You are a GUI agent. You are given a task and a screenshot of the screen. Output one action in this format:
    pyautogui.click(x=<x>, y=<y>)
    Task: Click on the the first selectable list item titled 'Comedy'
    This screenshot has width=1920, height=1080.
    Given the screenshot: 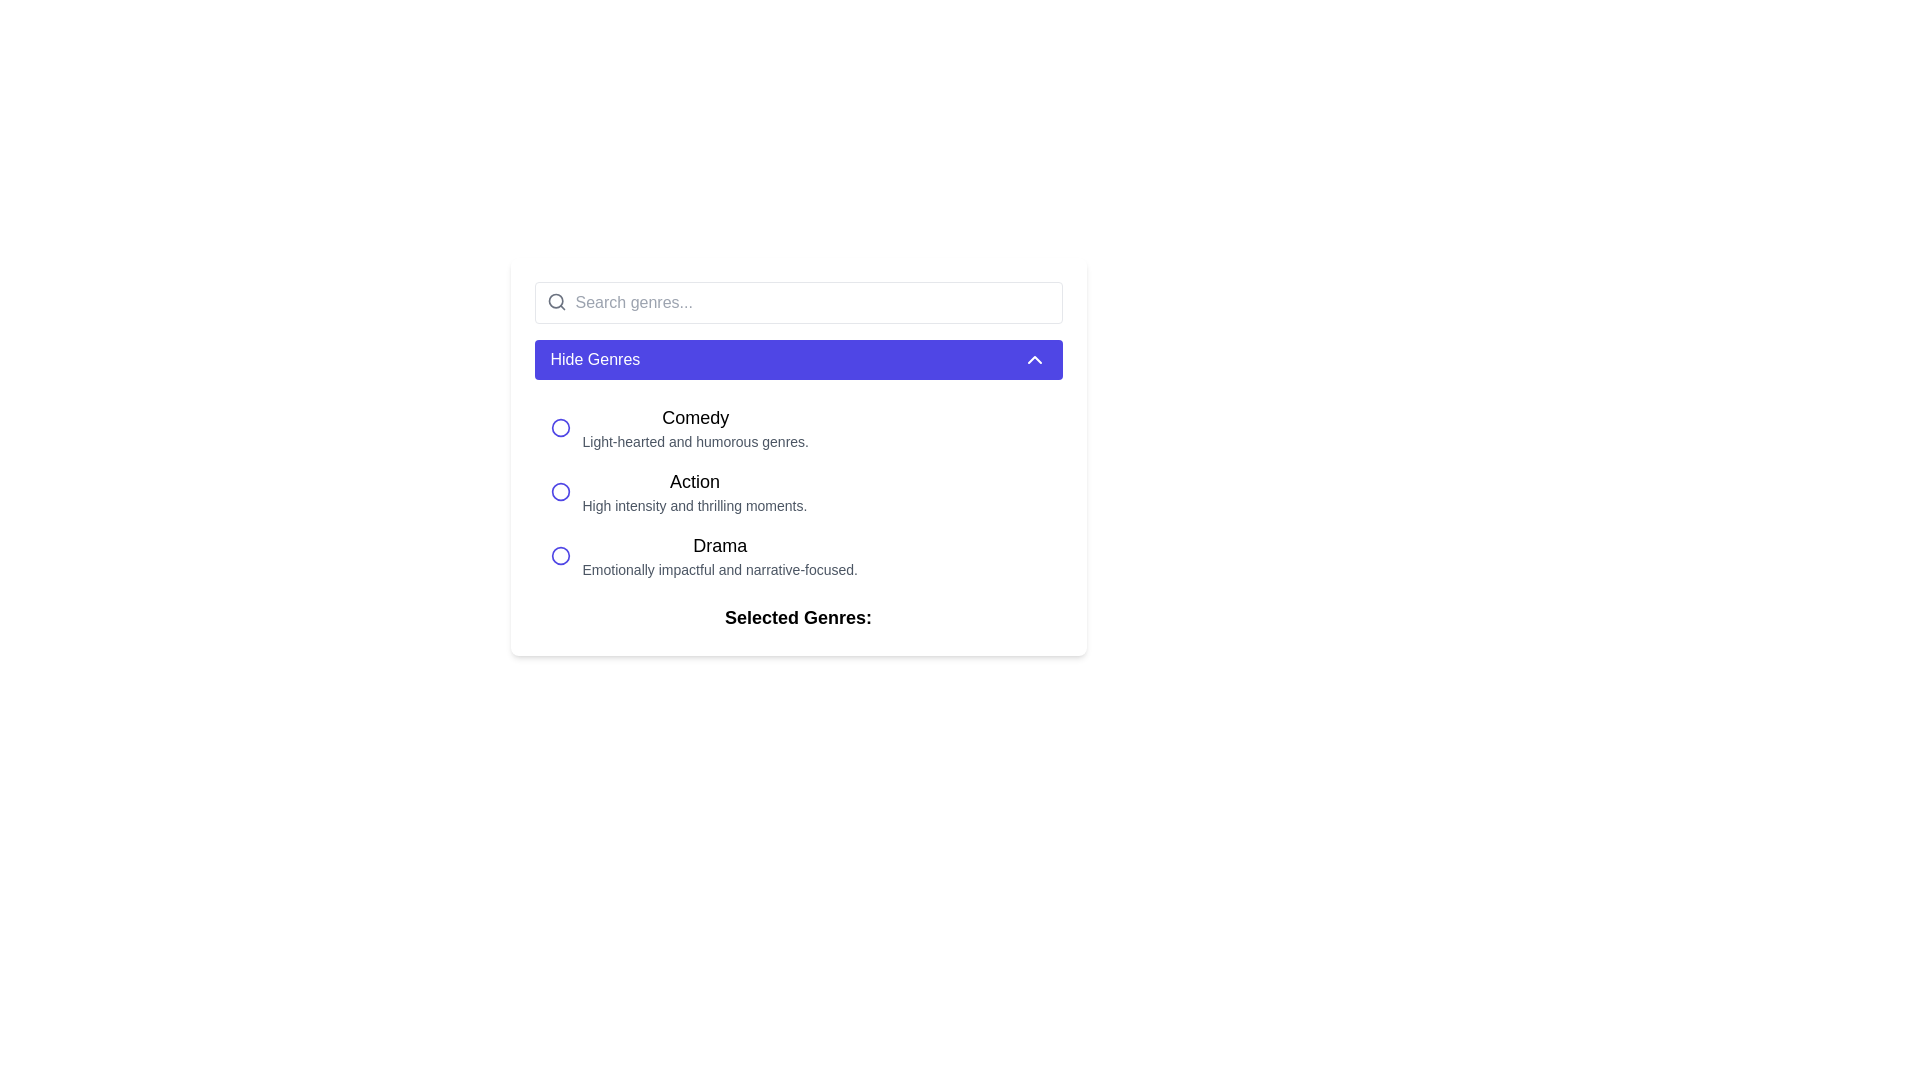 What is the action you would take?
    pyautogui.click(x=797, y=427)
    